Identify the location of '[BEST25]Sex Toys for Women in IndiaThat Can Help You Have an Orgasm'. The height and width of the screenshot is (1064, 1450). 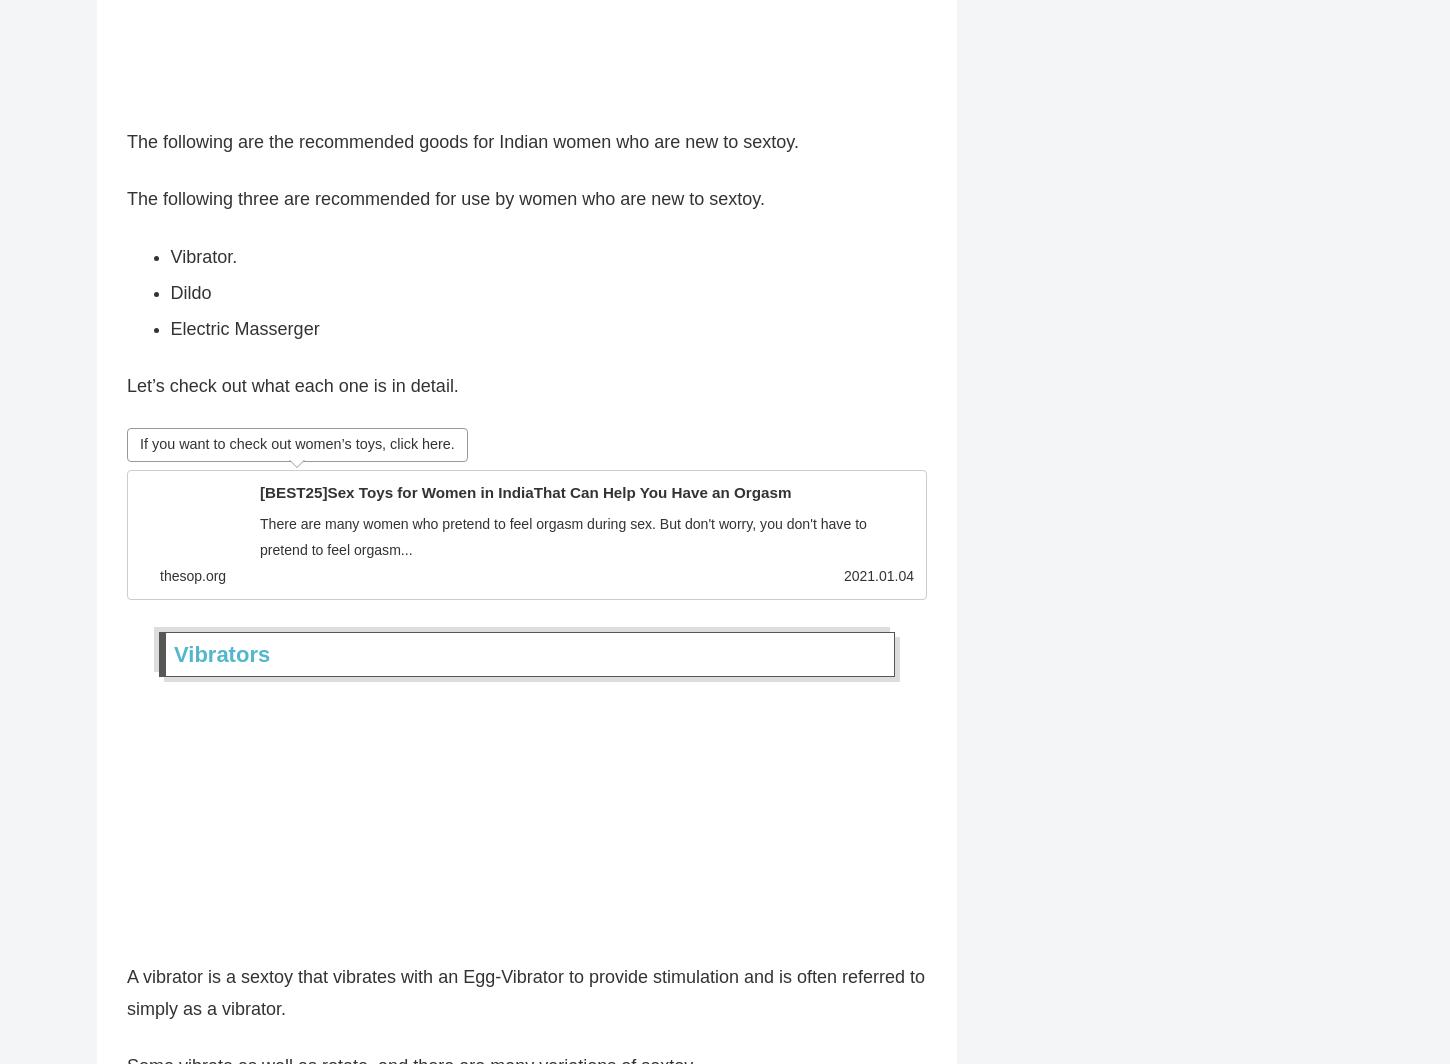
(525, 498).